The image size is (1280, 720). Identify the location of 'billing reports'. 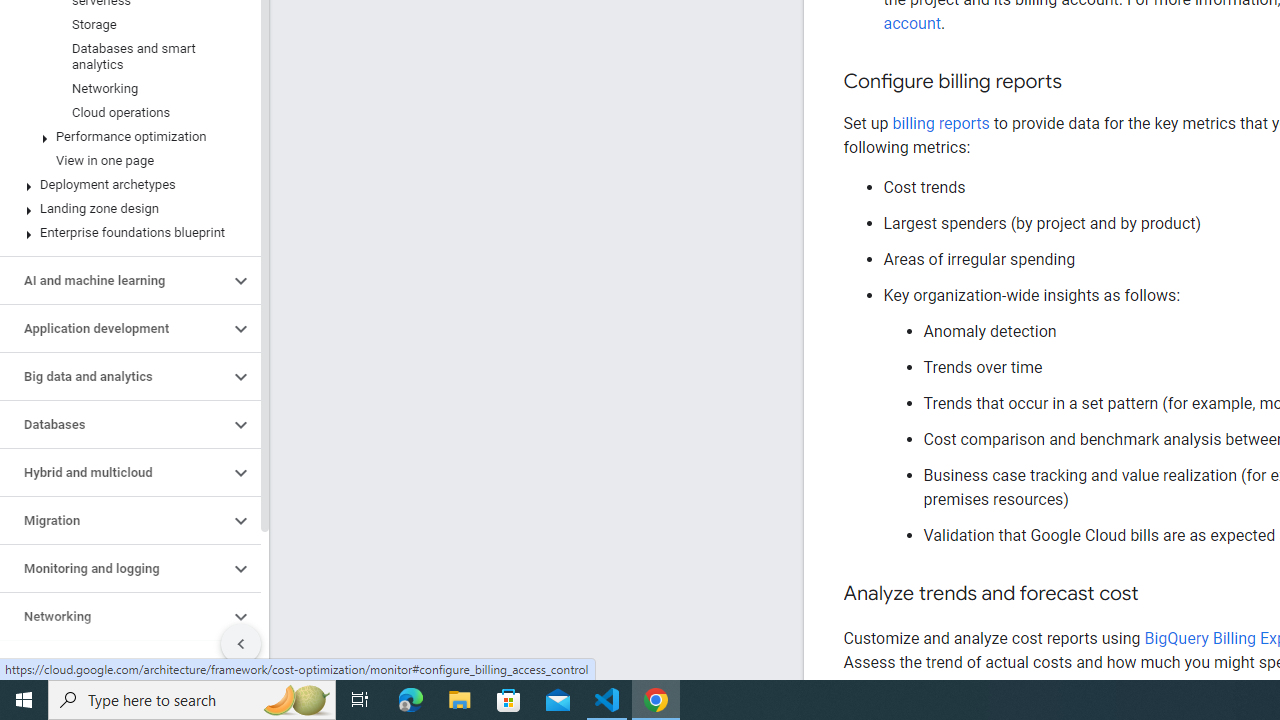
(939, 123).